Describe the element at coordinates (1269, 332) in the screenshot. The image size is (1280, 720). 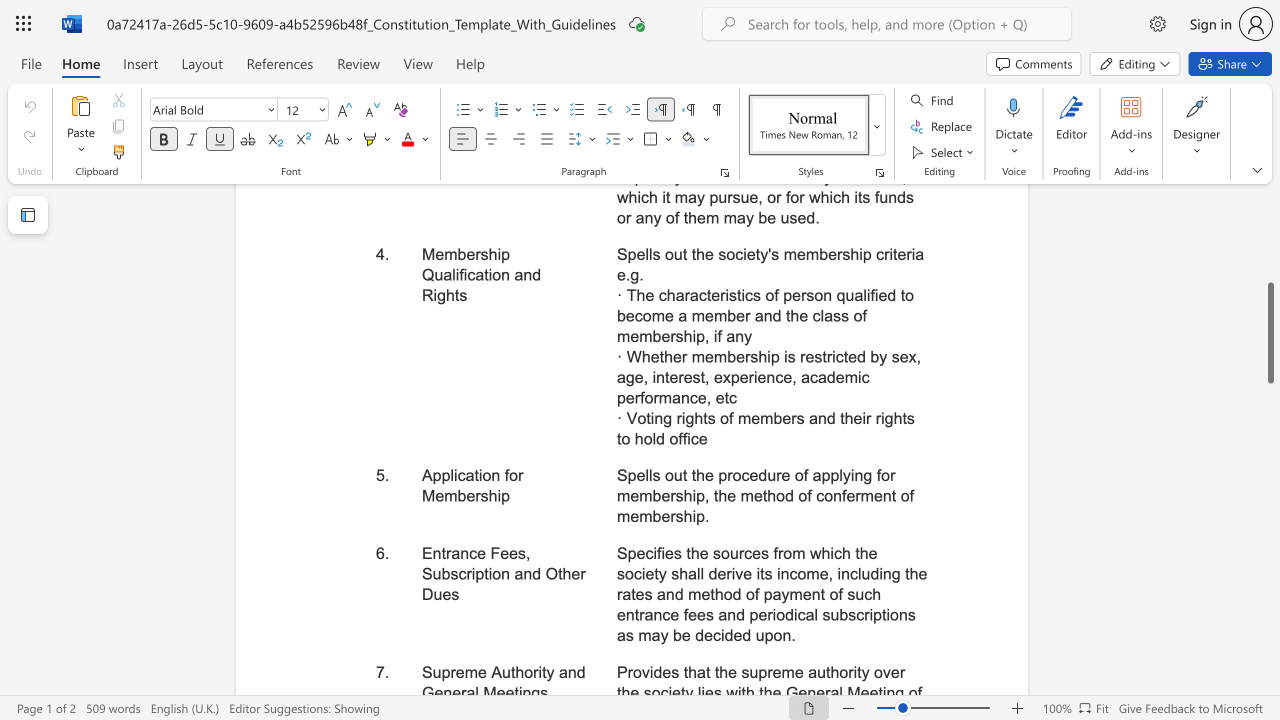
I see `the scrollbar and move down 840 pixels` at that location.